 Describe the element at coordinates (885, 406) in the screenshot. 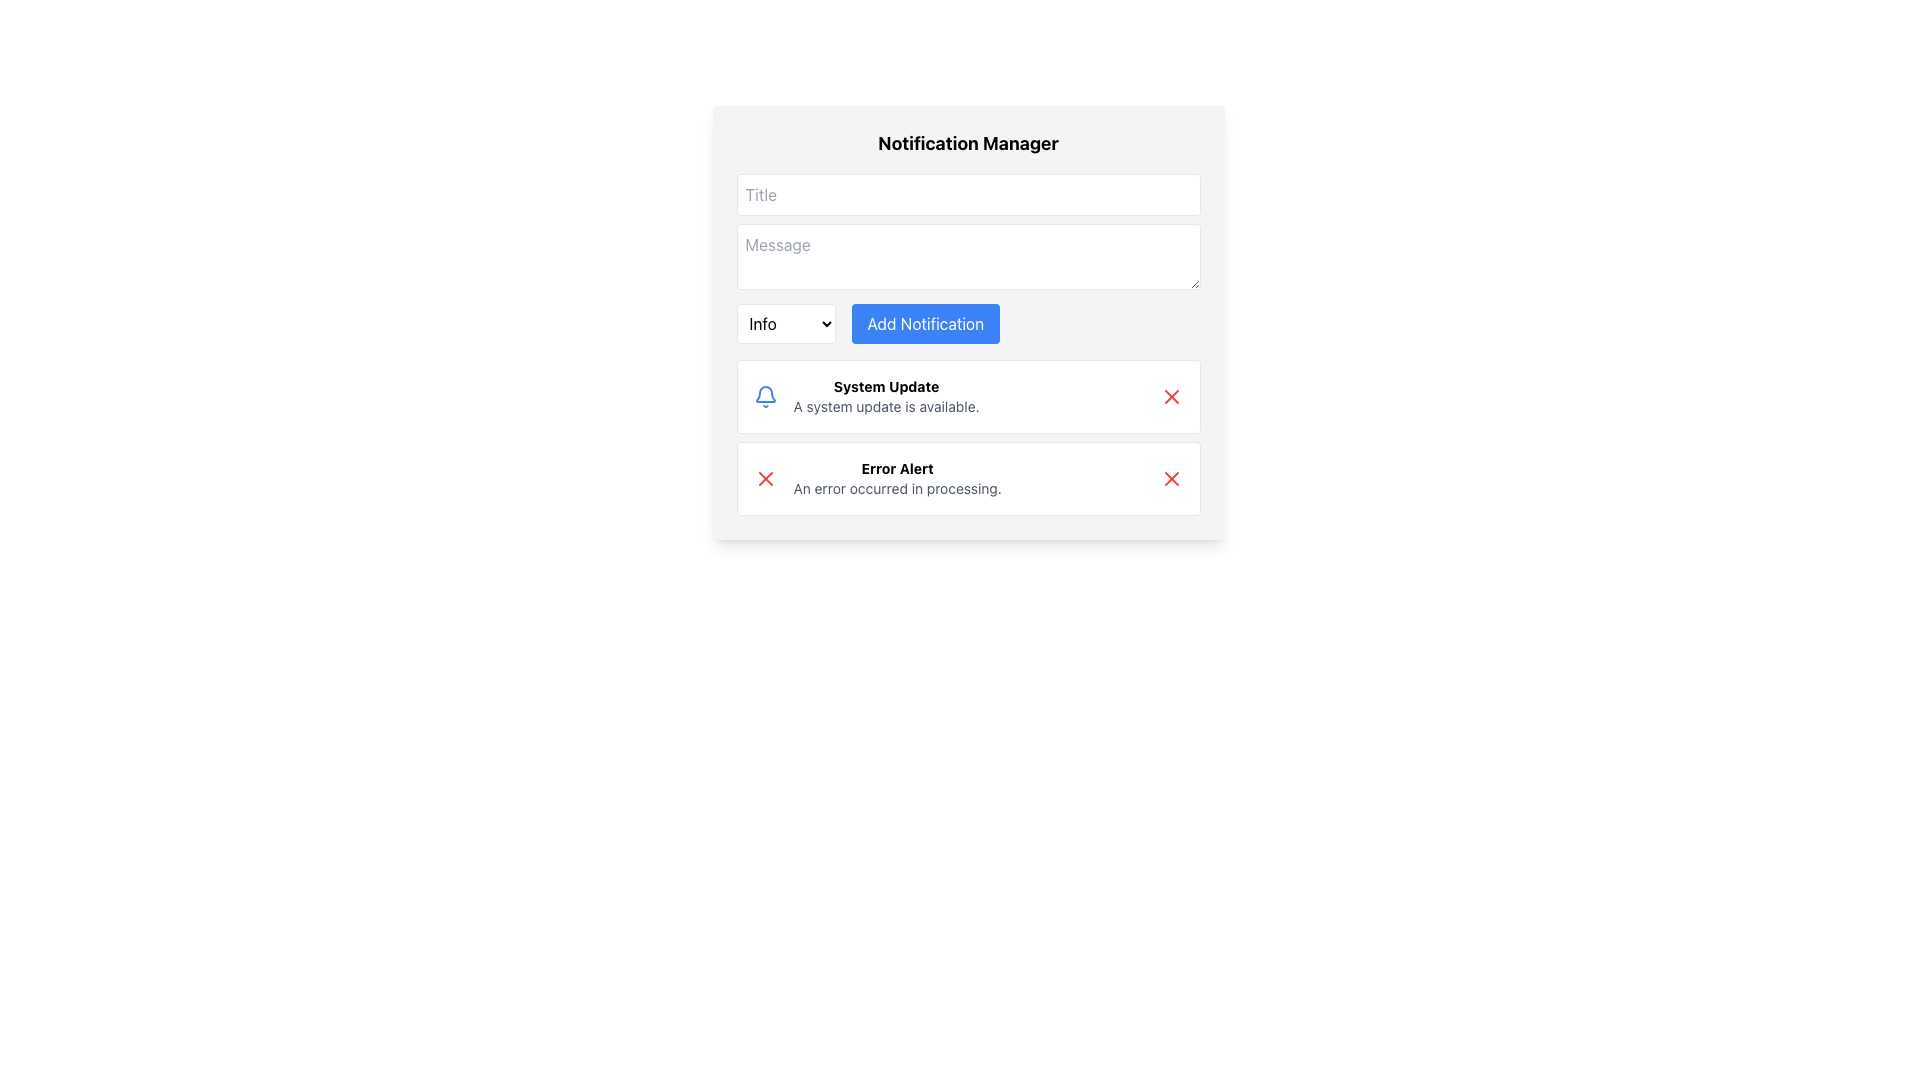

I see `text snippet that says 'A system update is available.' located below the bold title 'System Update' within a notification card` at that location.